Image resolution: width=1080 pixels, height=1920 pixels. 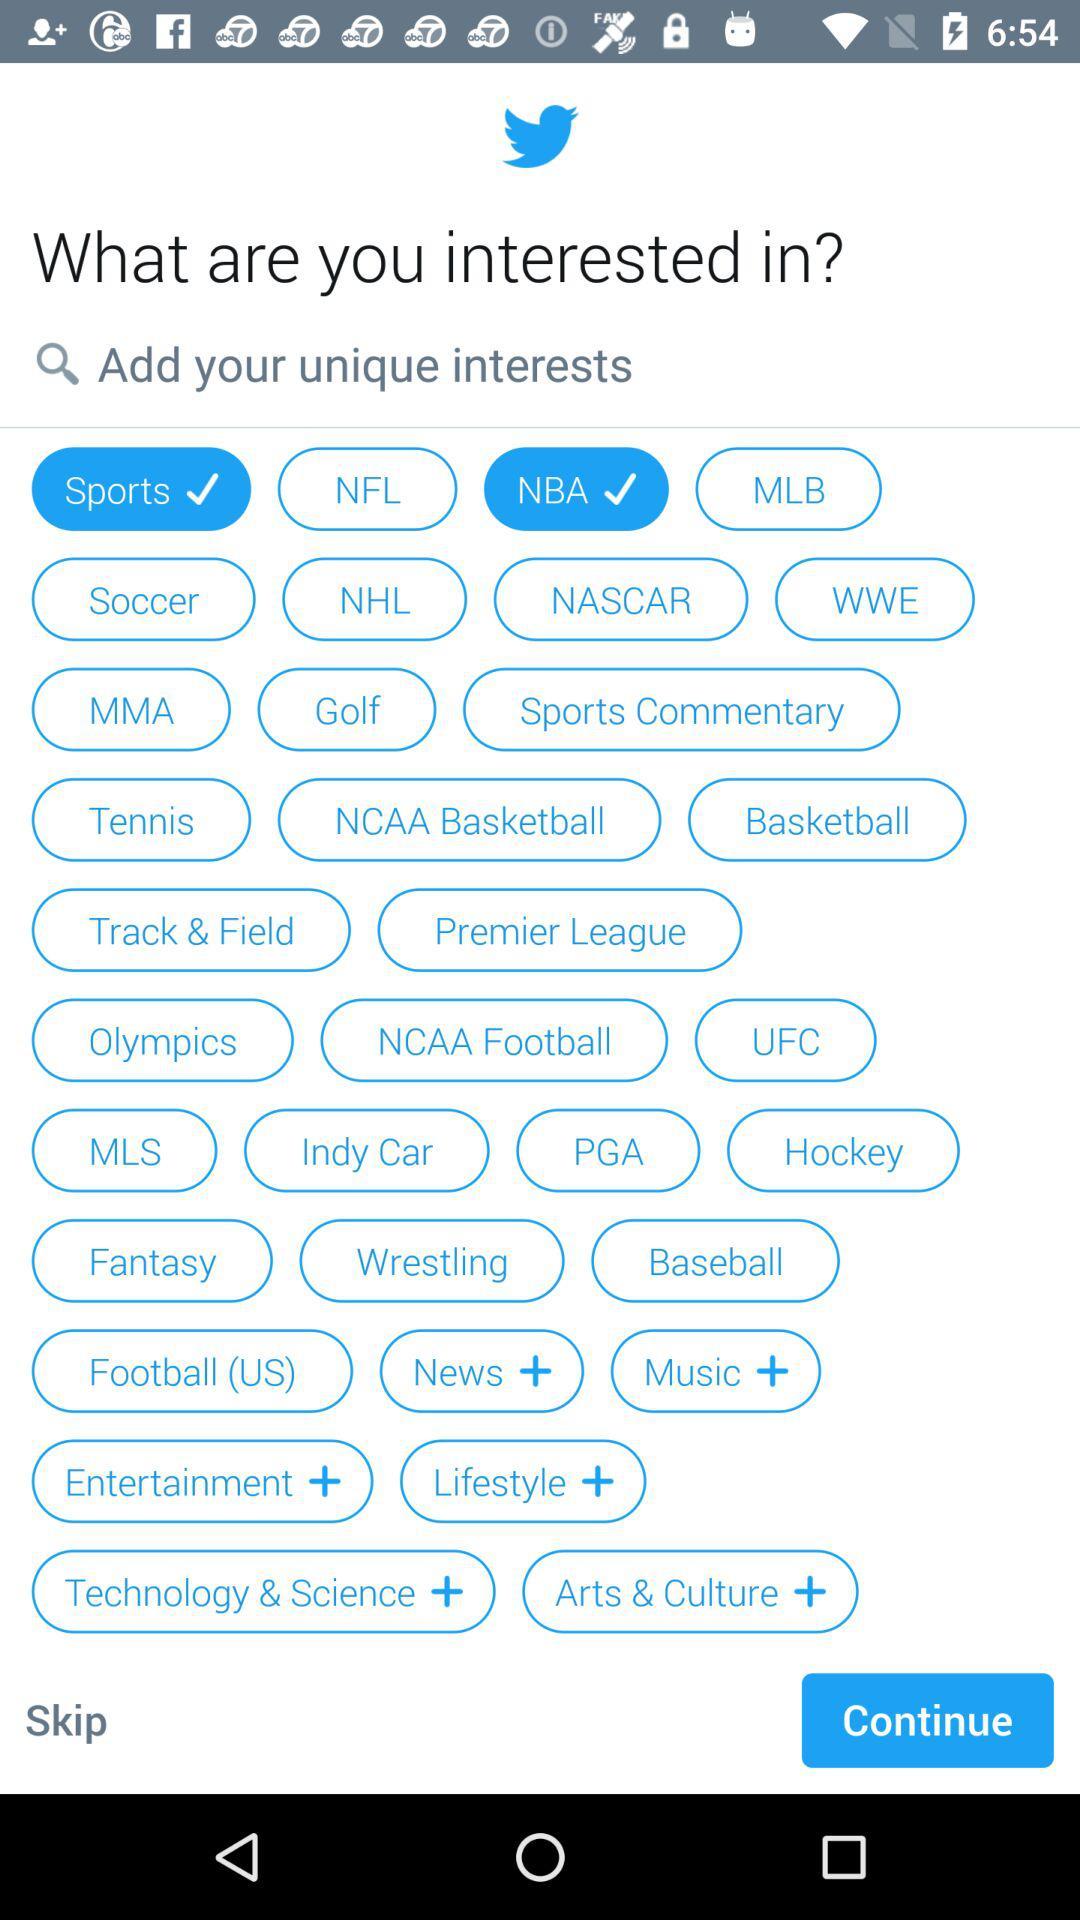 What do you see at coordinates (540, 363) in the screenshot?
I see `search for your interests` at bounding box center [540, 363].